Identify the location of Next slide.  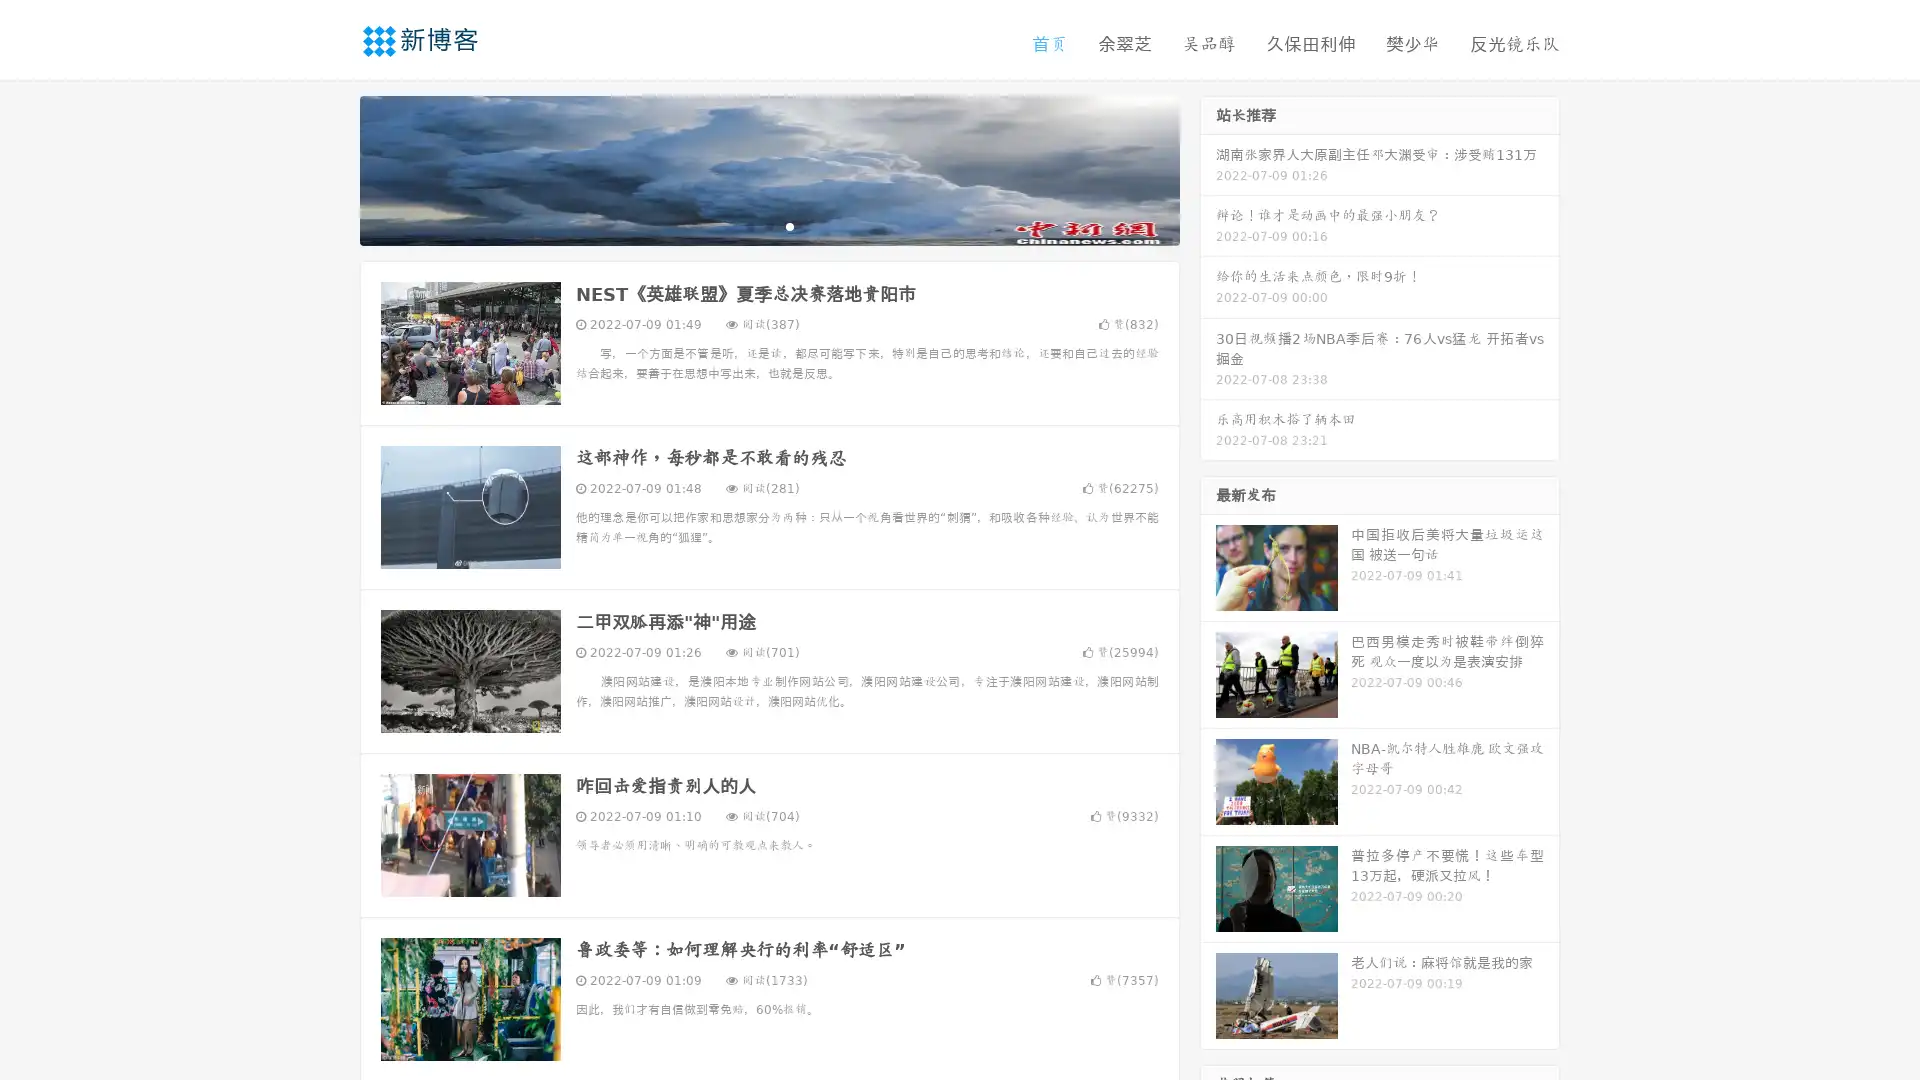
(1208, 168).